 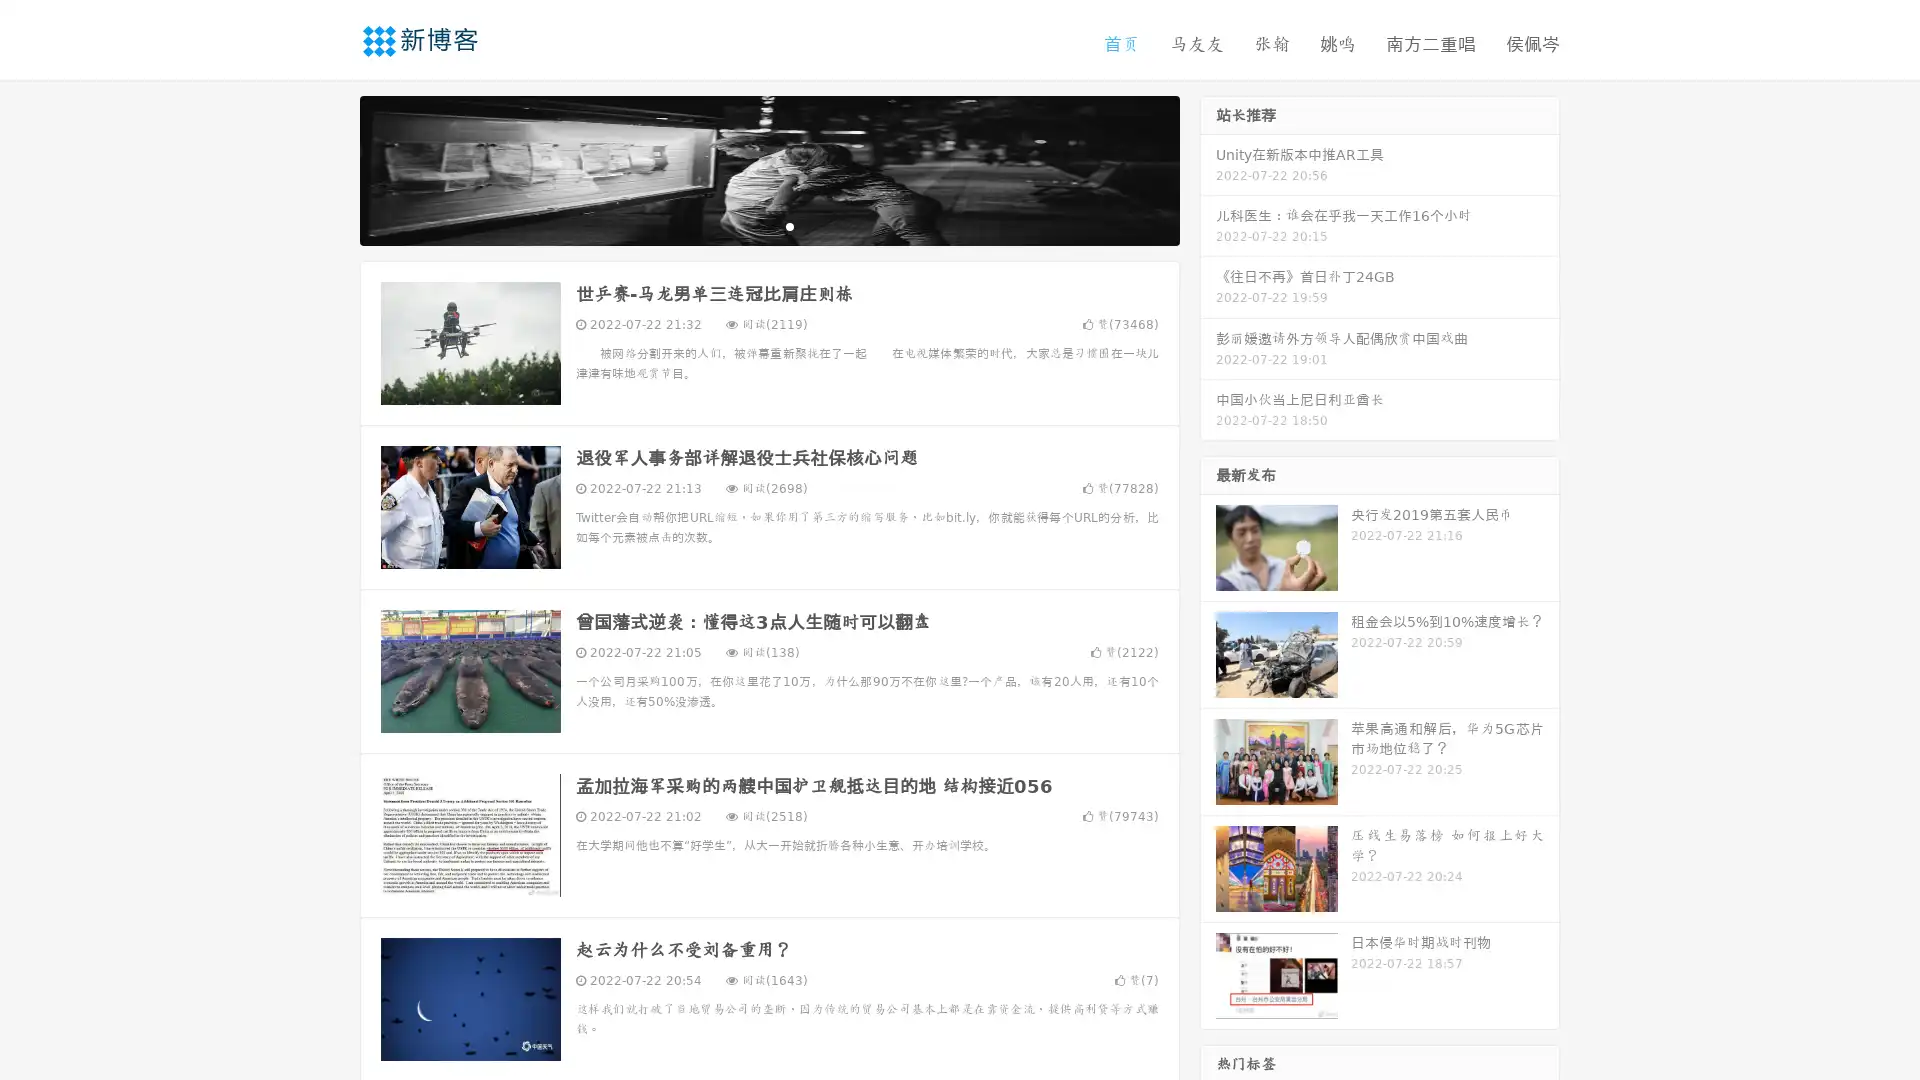 I want to click on Previous slide, so click(x=330, y=168).